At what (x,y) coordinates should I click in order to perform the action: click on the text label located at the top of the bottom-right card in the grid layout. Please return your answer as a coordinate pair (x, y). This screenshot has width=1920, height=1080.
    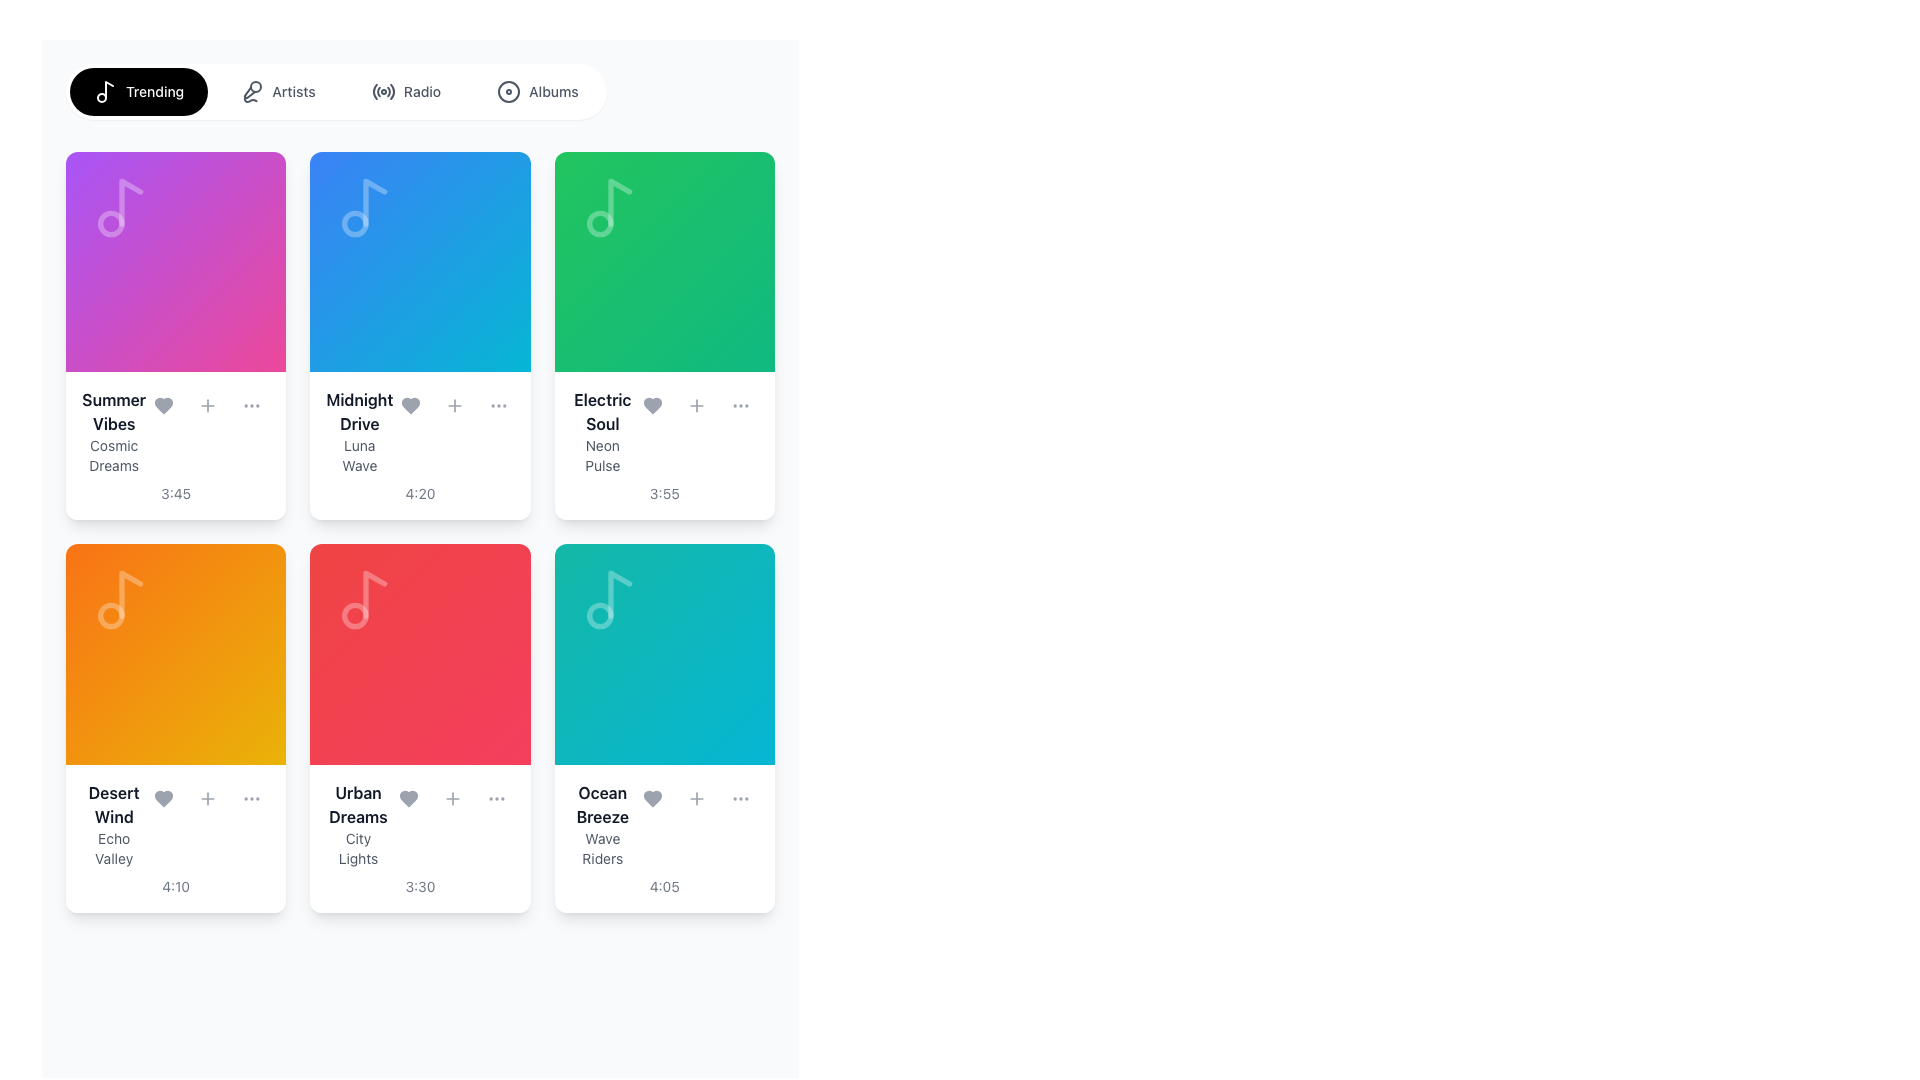
    Looking at the image, I should click on (601, 803).